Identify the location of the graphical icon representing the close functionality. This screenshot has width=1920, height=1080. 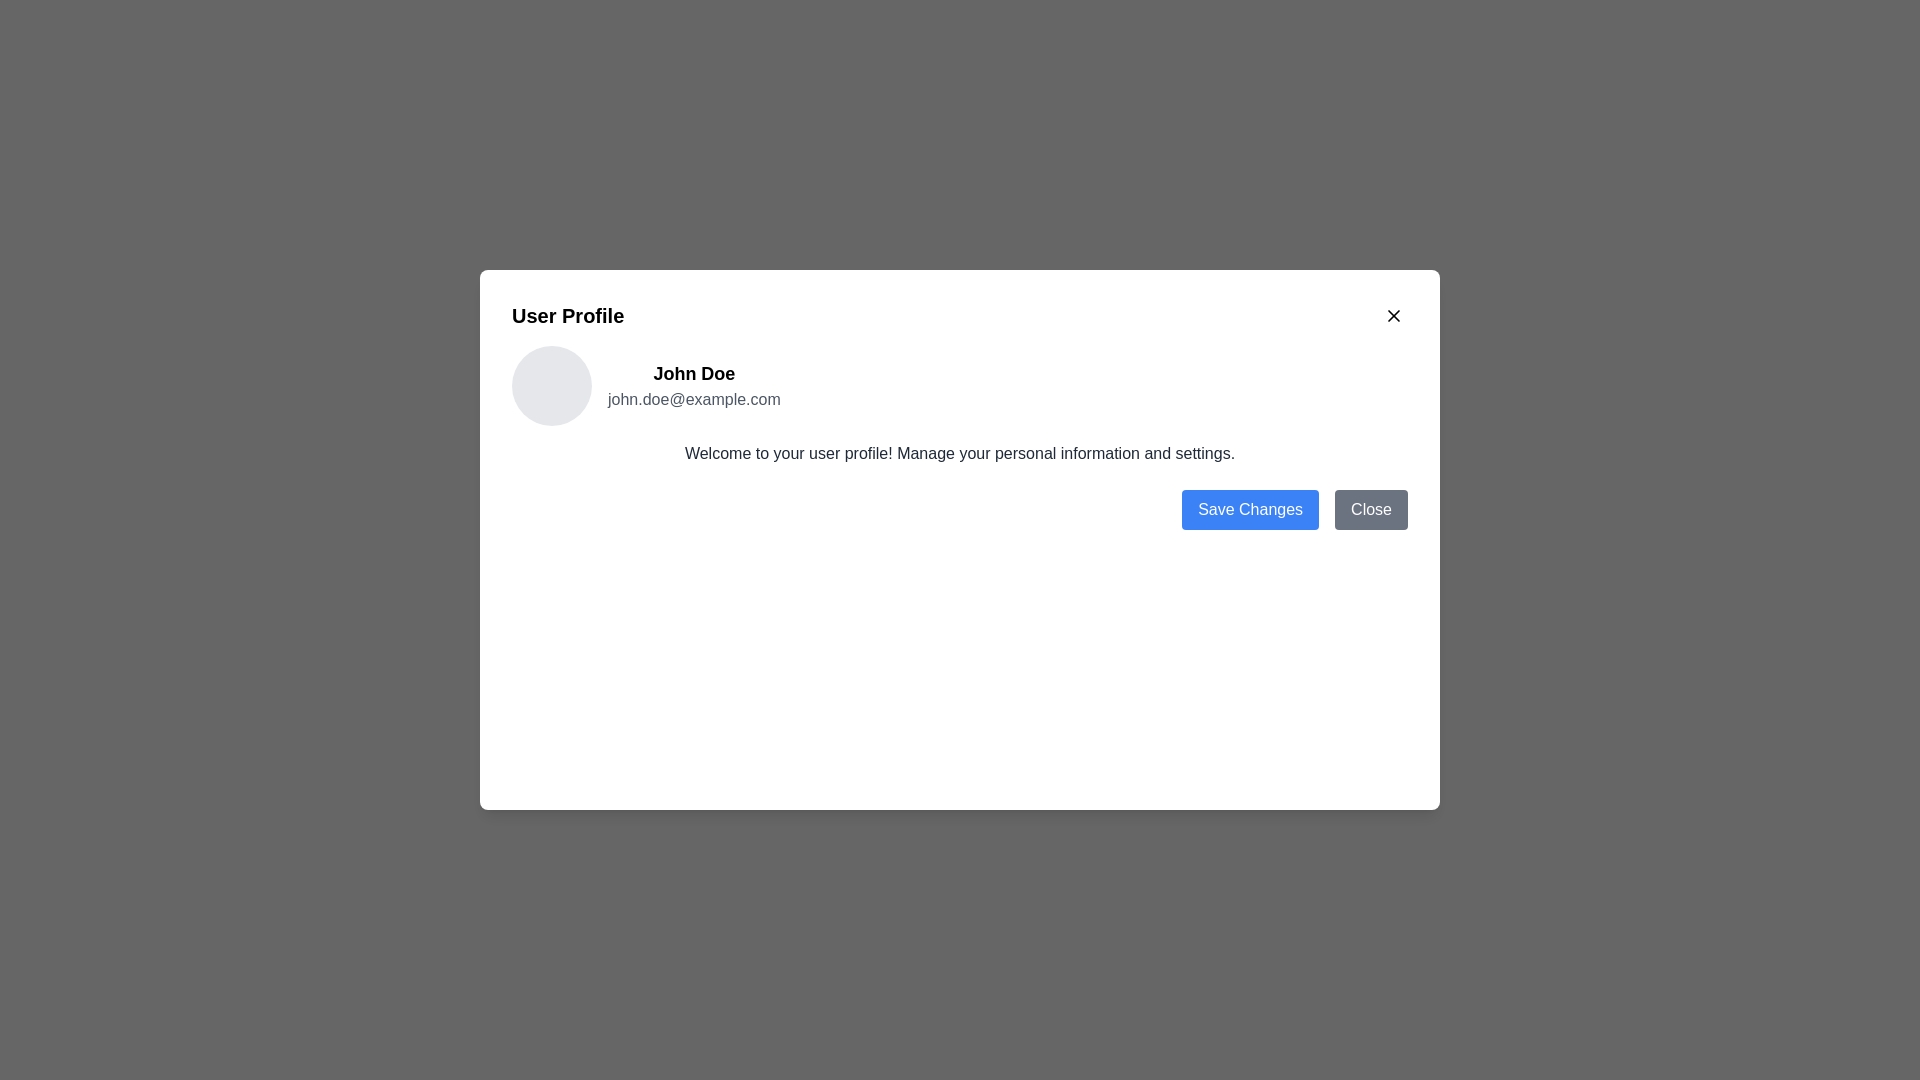
(1392, 315).